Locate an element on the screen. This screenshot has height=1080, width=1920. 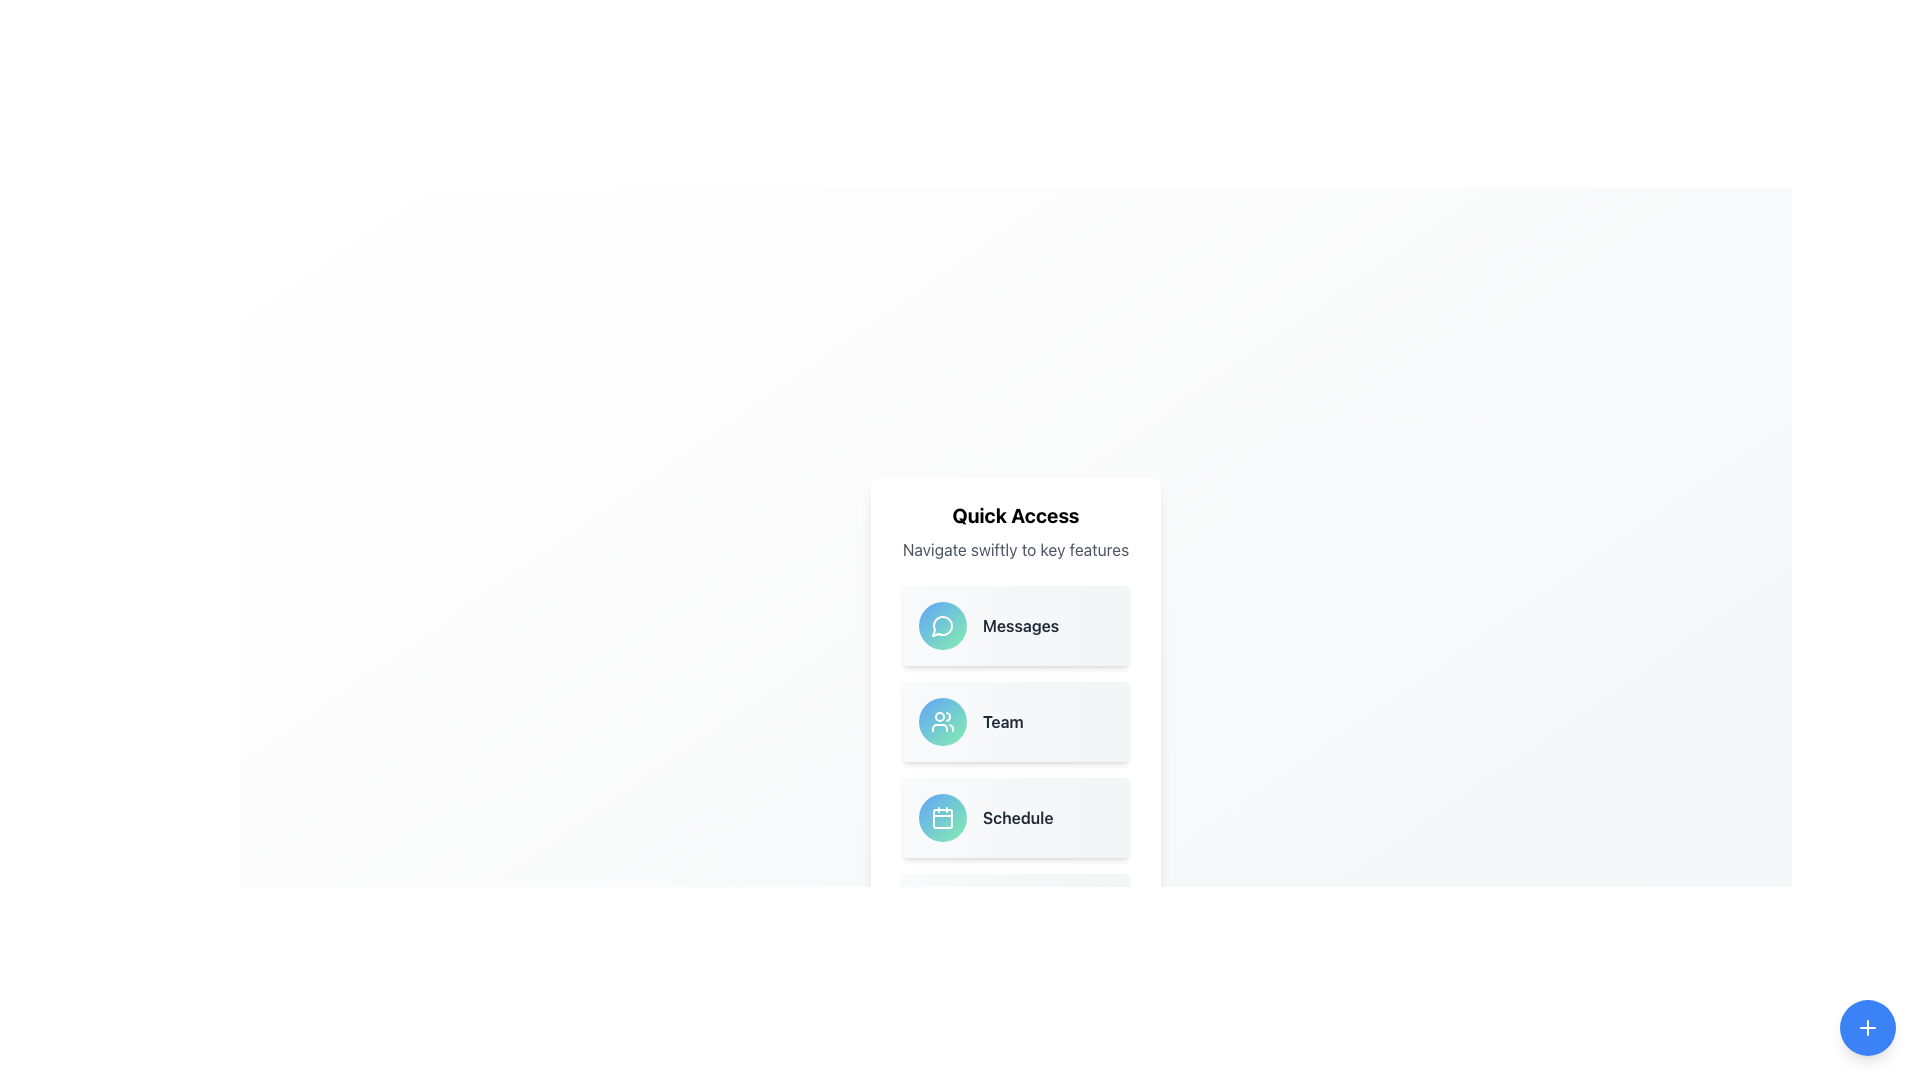
the supportive description text located directly below the 'Quick Access' title, which explains its purpose in navigating to key features is located at coordinates (1016, 550).